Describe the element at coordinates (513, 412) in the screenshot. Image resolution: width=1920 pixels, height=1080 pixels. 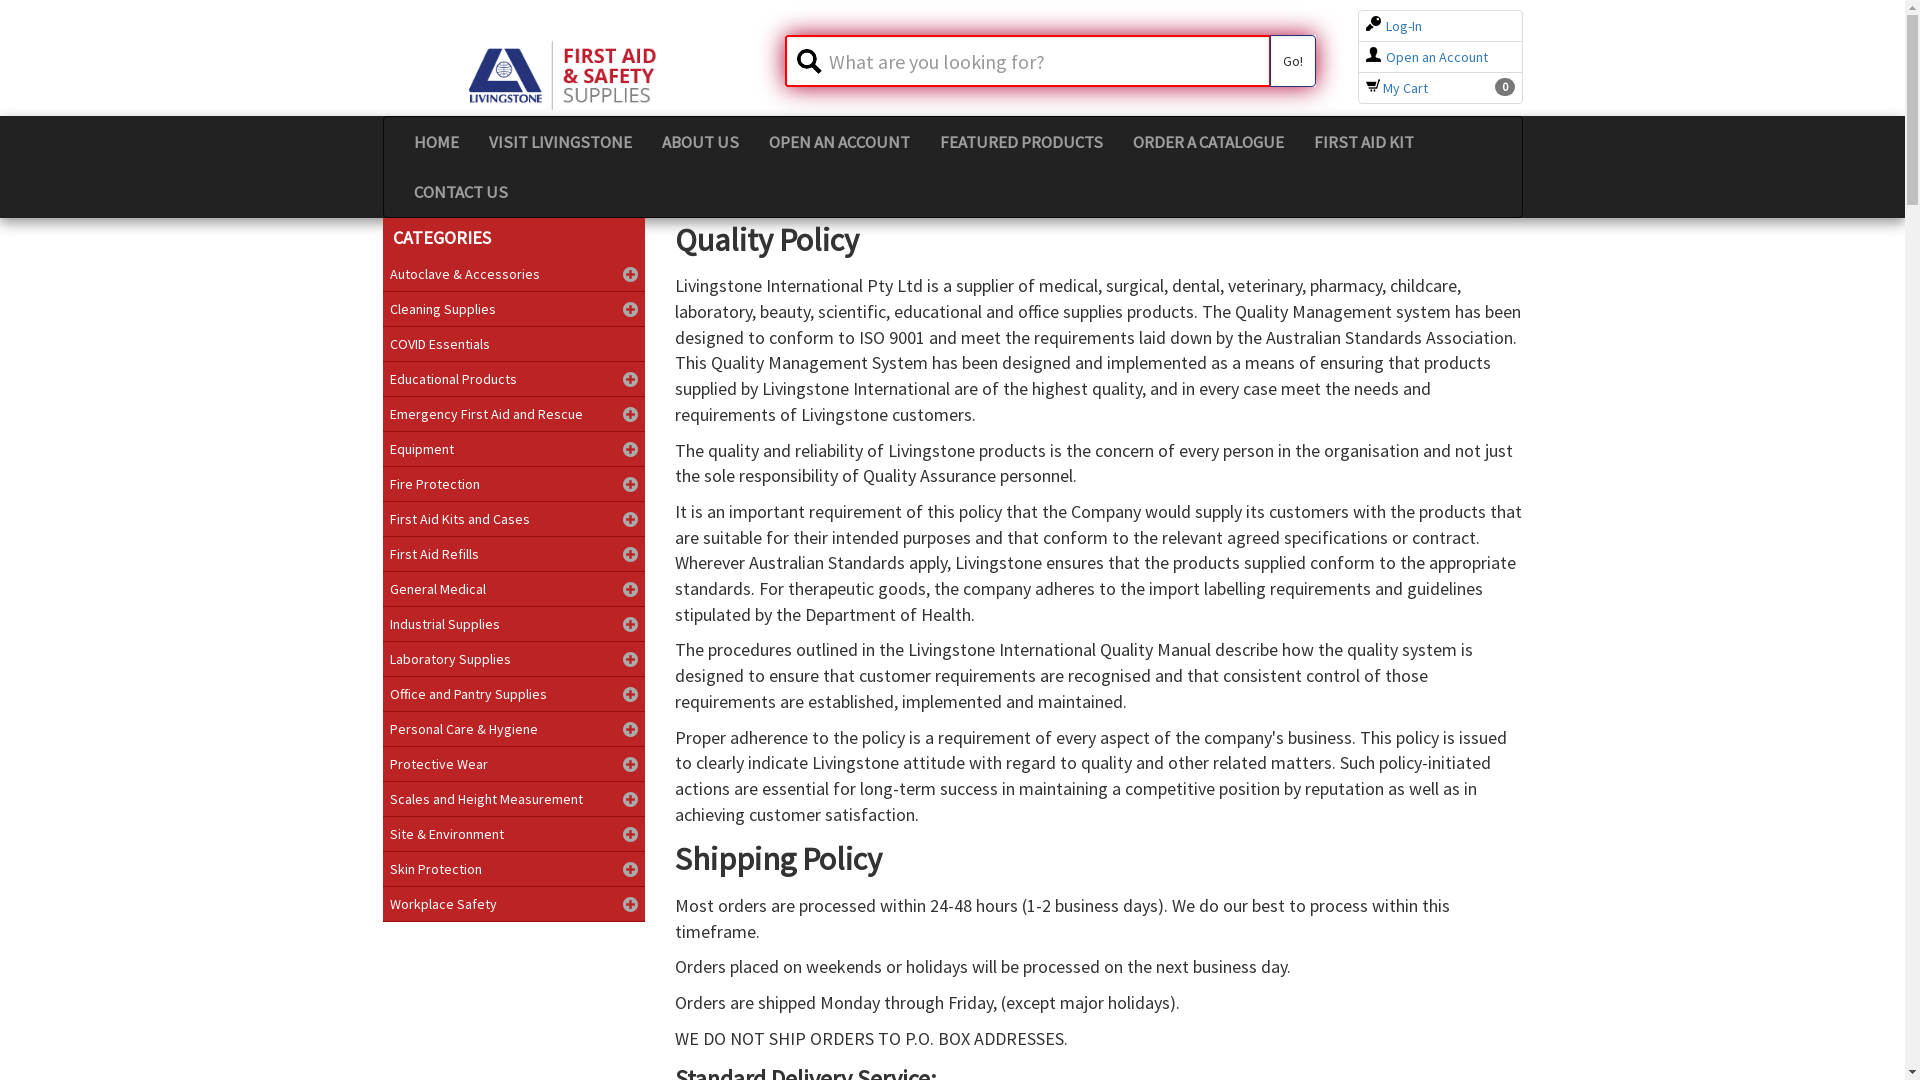
I see `'Emergency First Aid and Rescue'` at that location.